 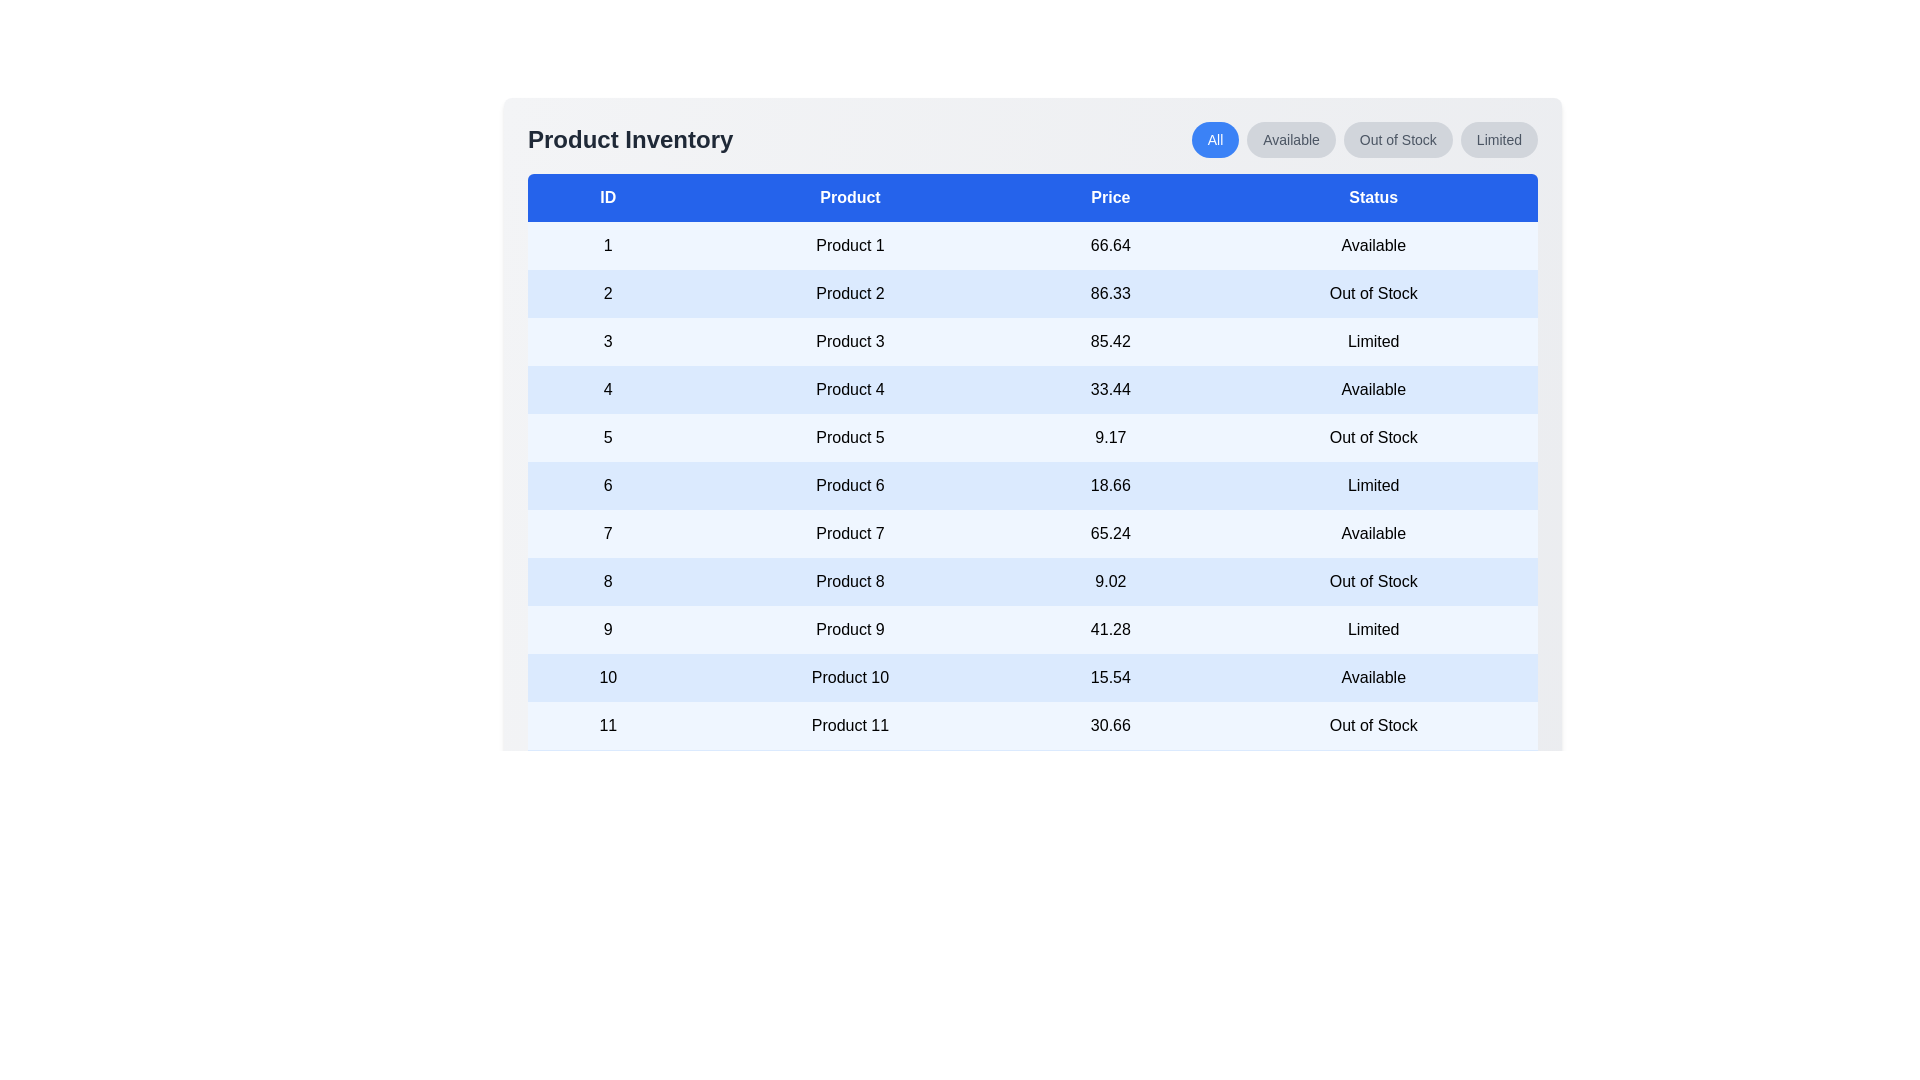 What do you see at coordinates (1396, 138) in the screenshot?
I see `the filter button labeled 'Out of Stock' to filter the table` at bounding box center [1396, 138].